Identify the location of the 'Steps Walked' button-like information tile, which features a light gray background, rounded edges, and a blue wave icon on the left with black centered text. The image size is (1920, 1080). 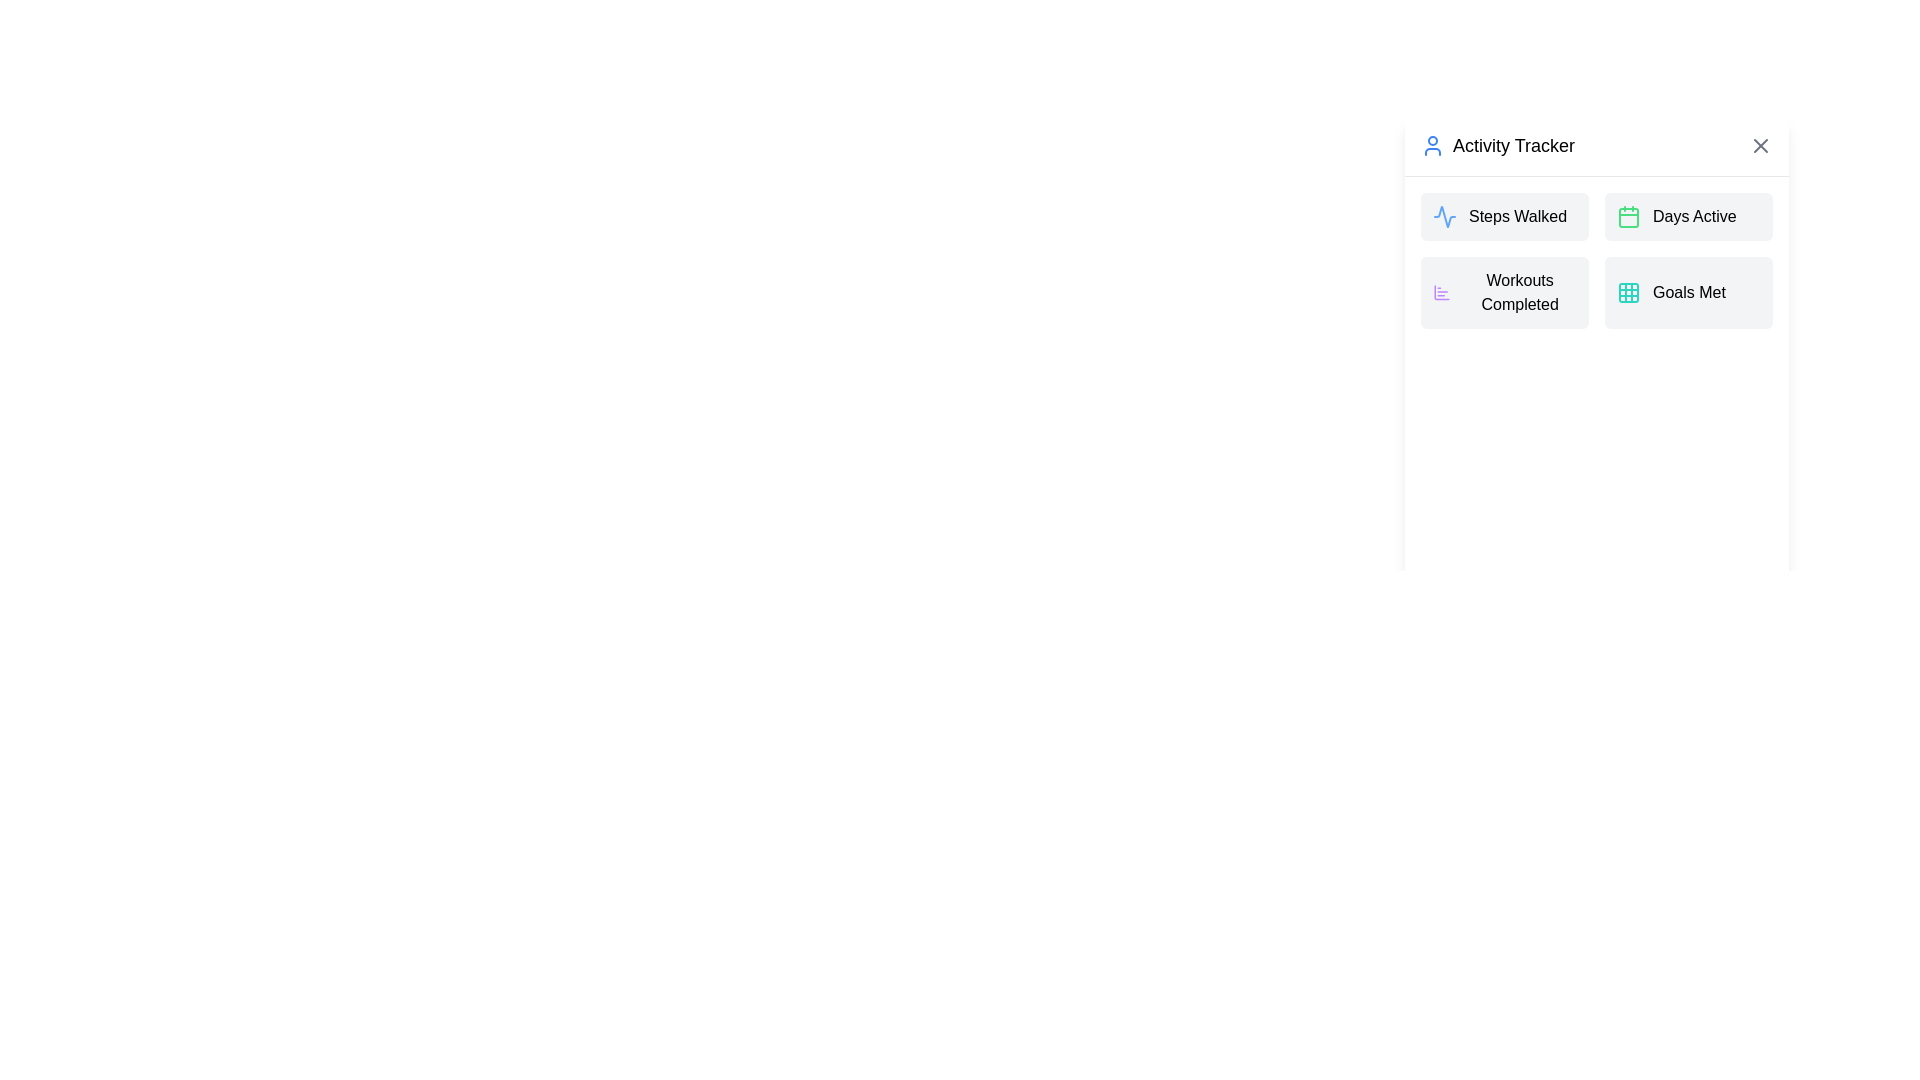
(1505, 216).